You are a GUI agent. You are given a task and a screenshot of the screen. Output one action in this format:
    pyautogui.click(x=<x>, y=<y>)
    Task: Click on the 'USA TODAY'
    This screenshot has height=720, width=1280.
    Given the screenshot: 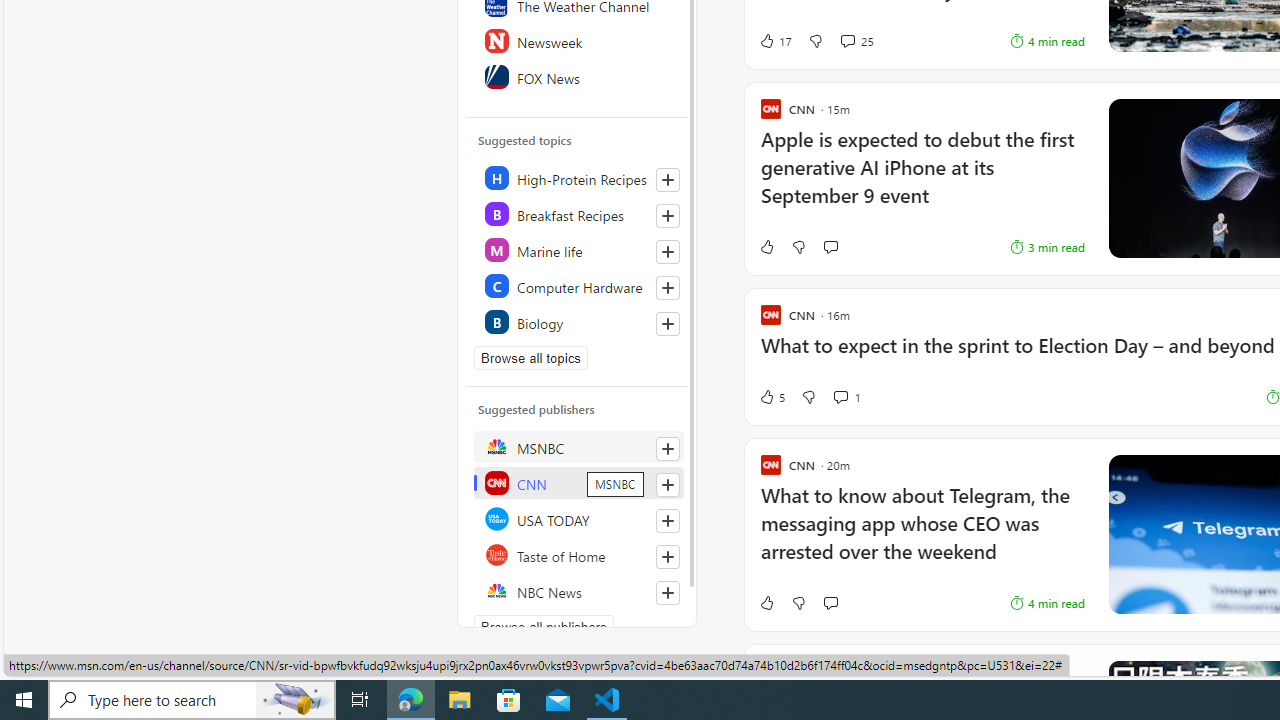 What is the action you would take?
    pyautogui.click(x=577, y=518)
    